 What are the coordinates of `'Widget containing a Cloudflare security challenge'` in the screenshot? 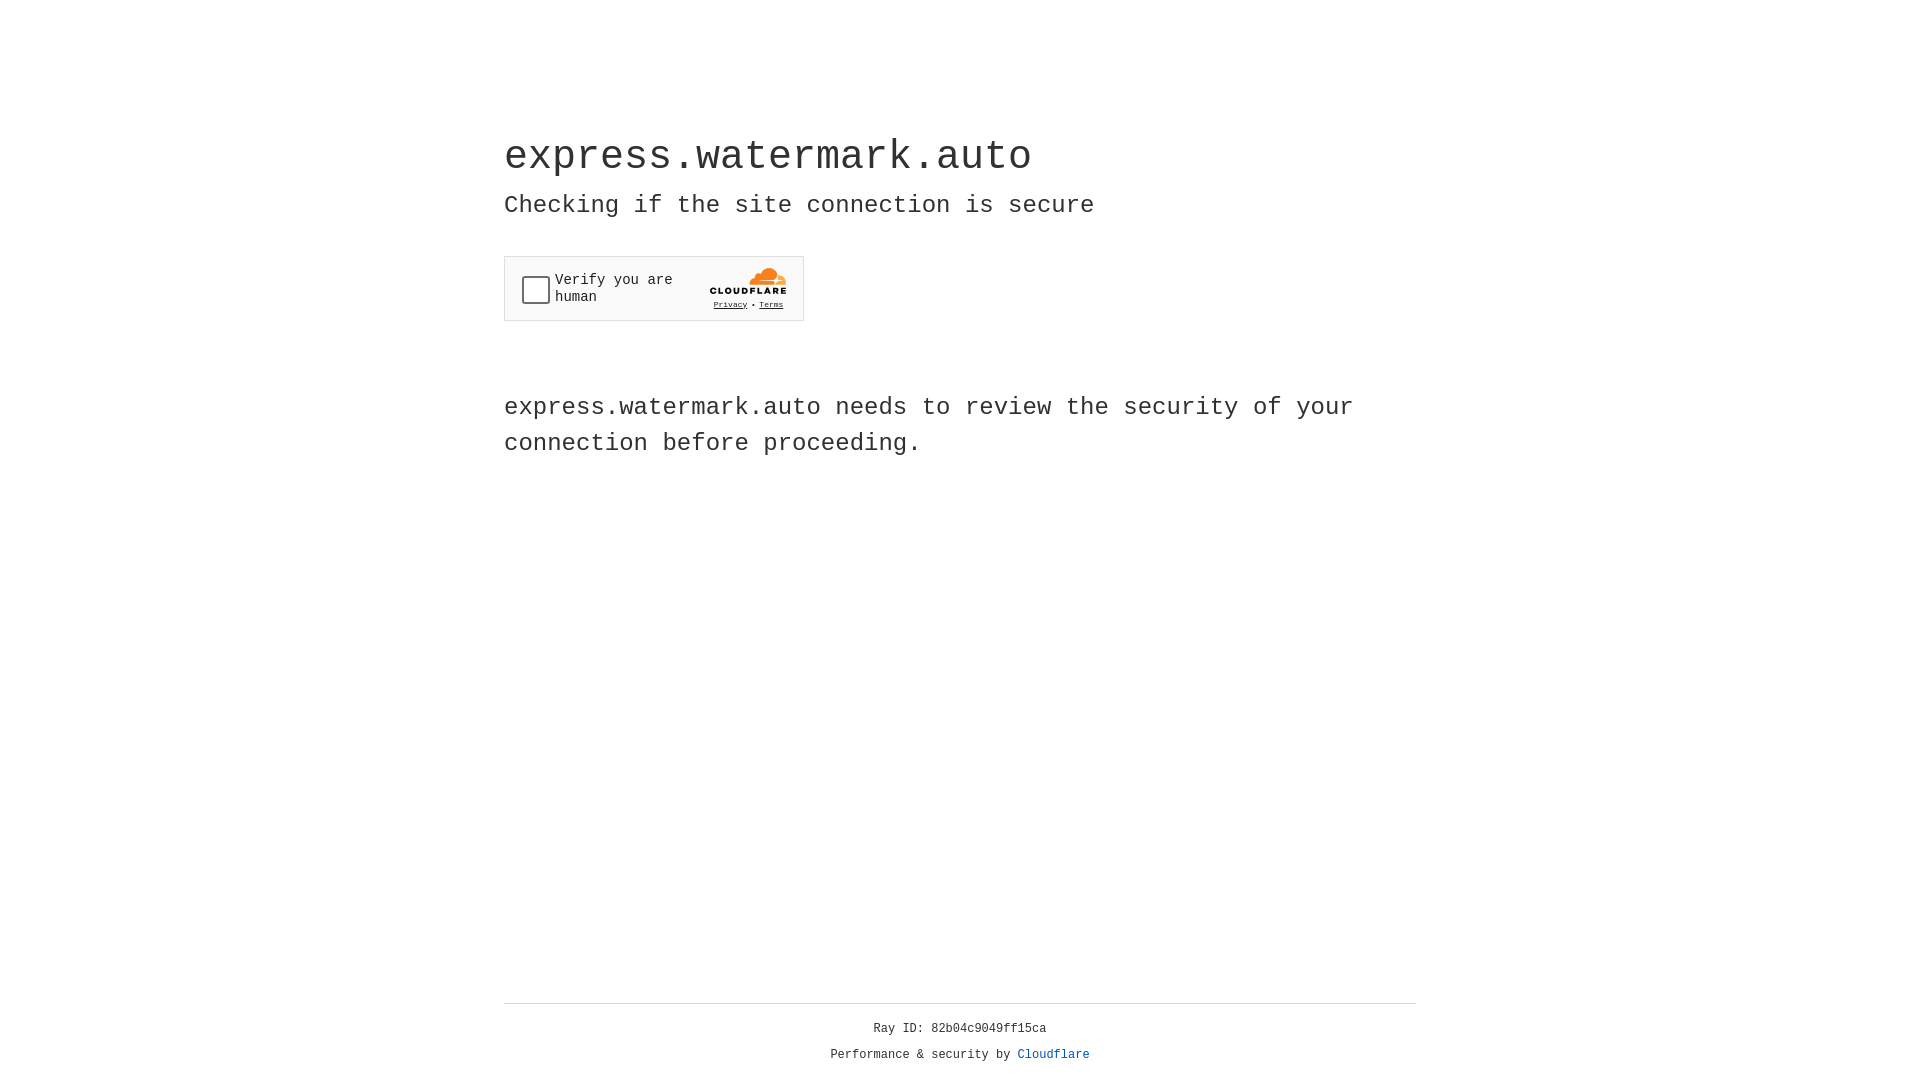 It's located at (653, 288).